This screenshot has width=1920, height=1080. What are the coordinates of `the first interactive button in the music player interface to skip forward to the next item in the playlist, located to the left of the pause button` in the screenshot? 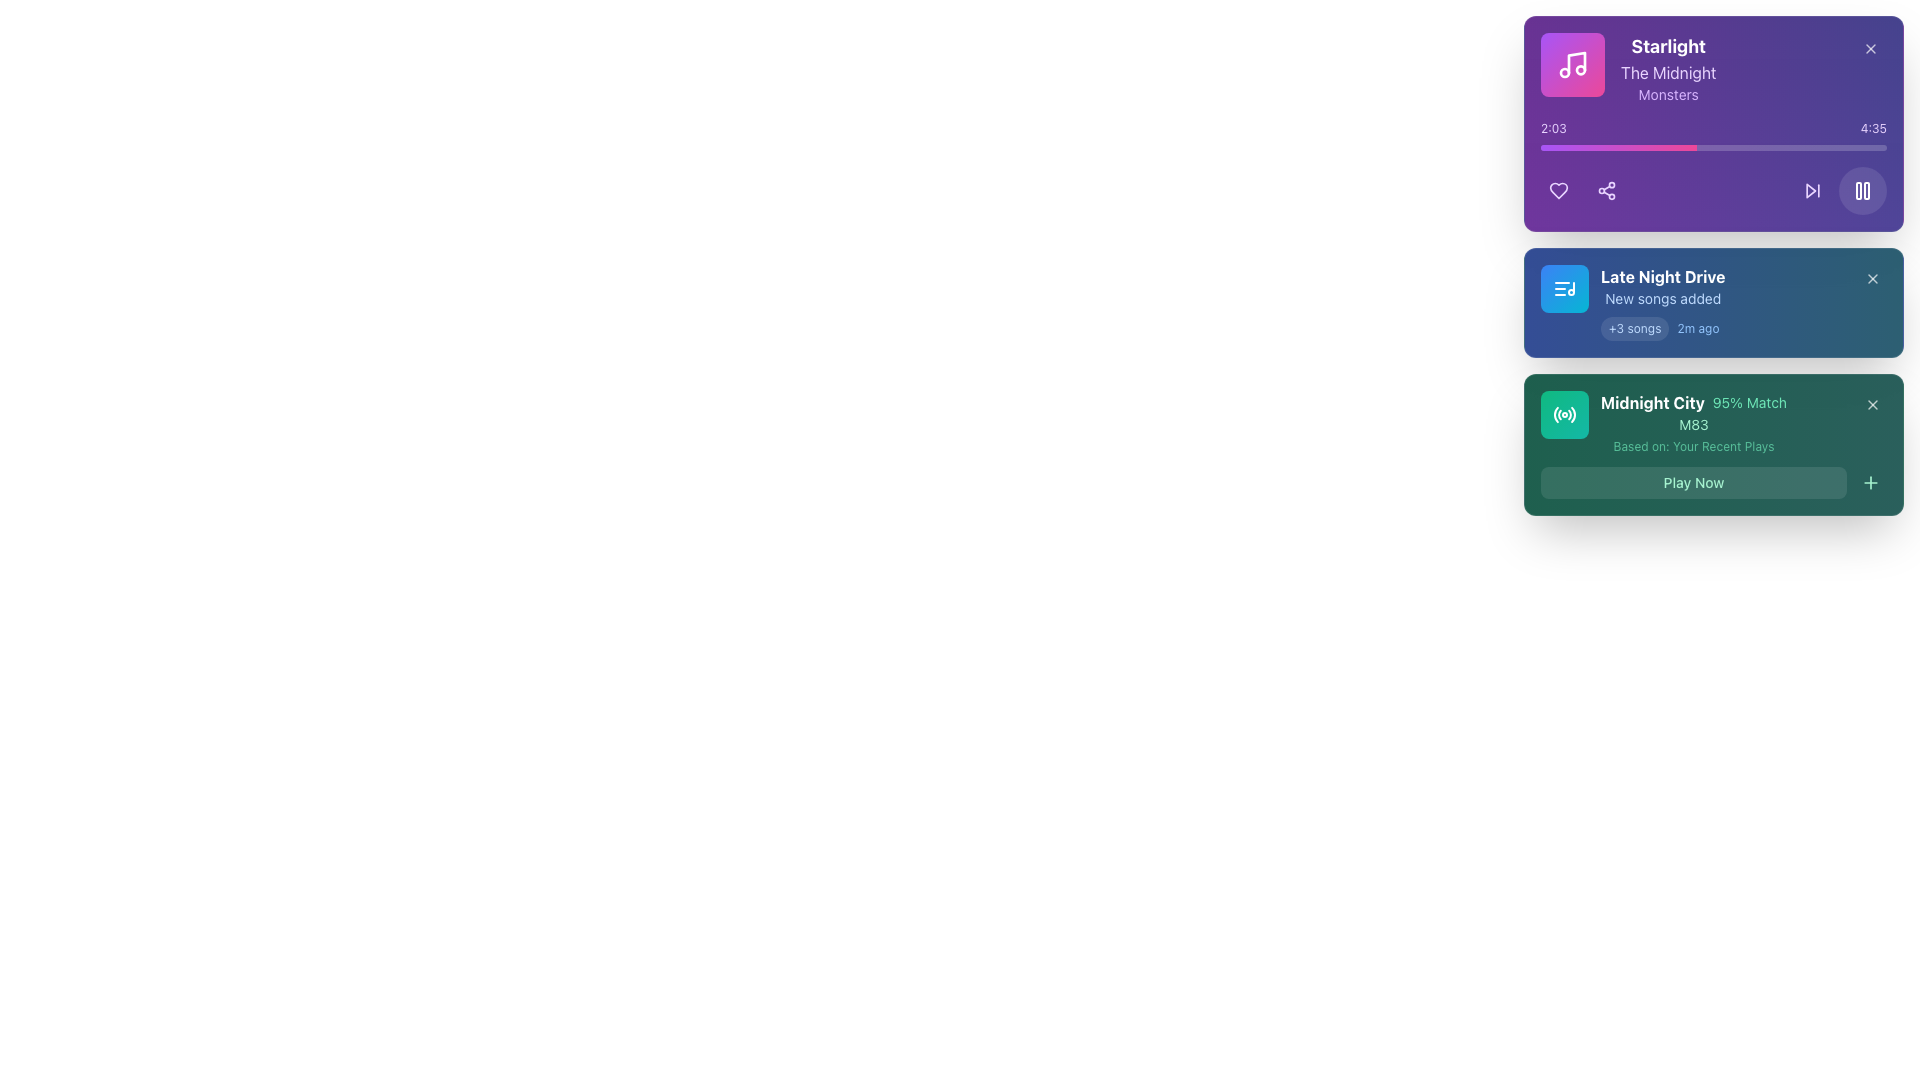 It's located at (1813, 191).